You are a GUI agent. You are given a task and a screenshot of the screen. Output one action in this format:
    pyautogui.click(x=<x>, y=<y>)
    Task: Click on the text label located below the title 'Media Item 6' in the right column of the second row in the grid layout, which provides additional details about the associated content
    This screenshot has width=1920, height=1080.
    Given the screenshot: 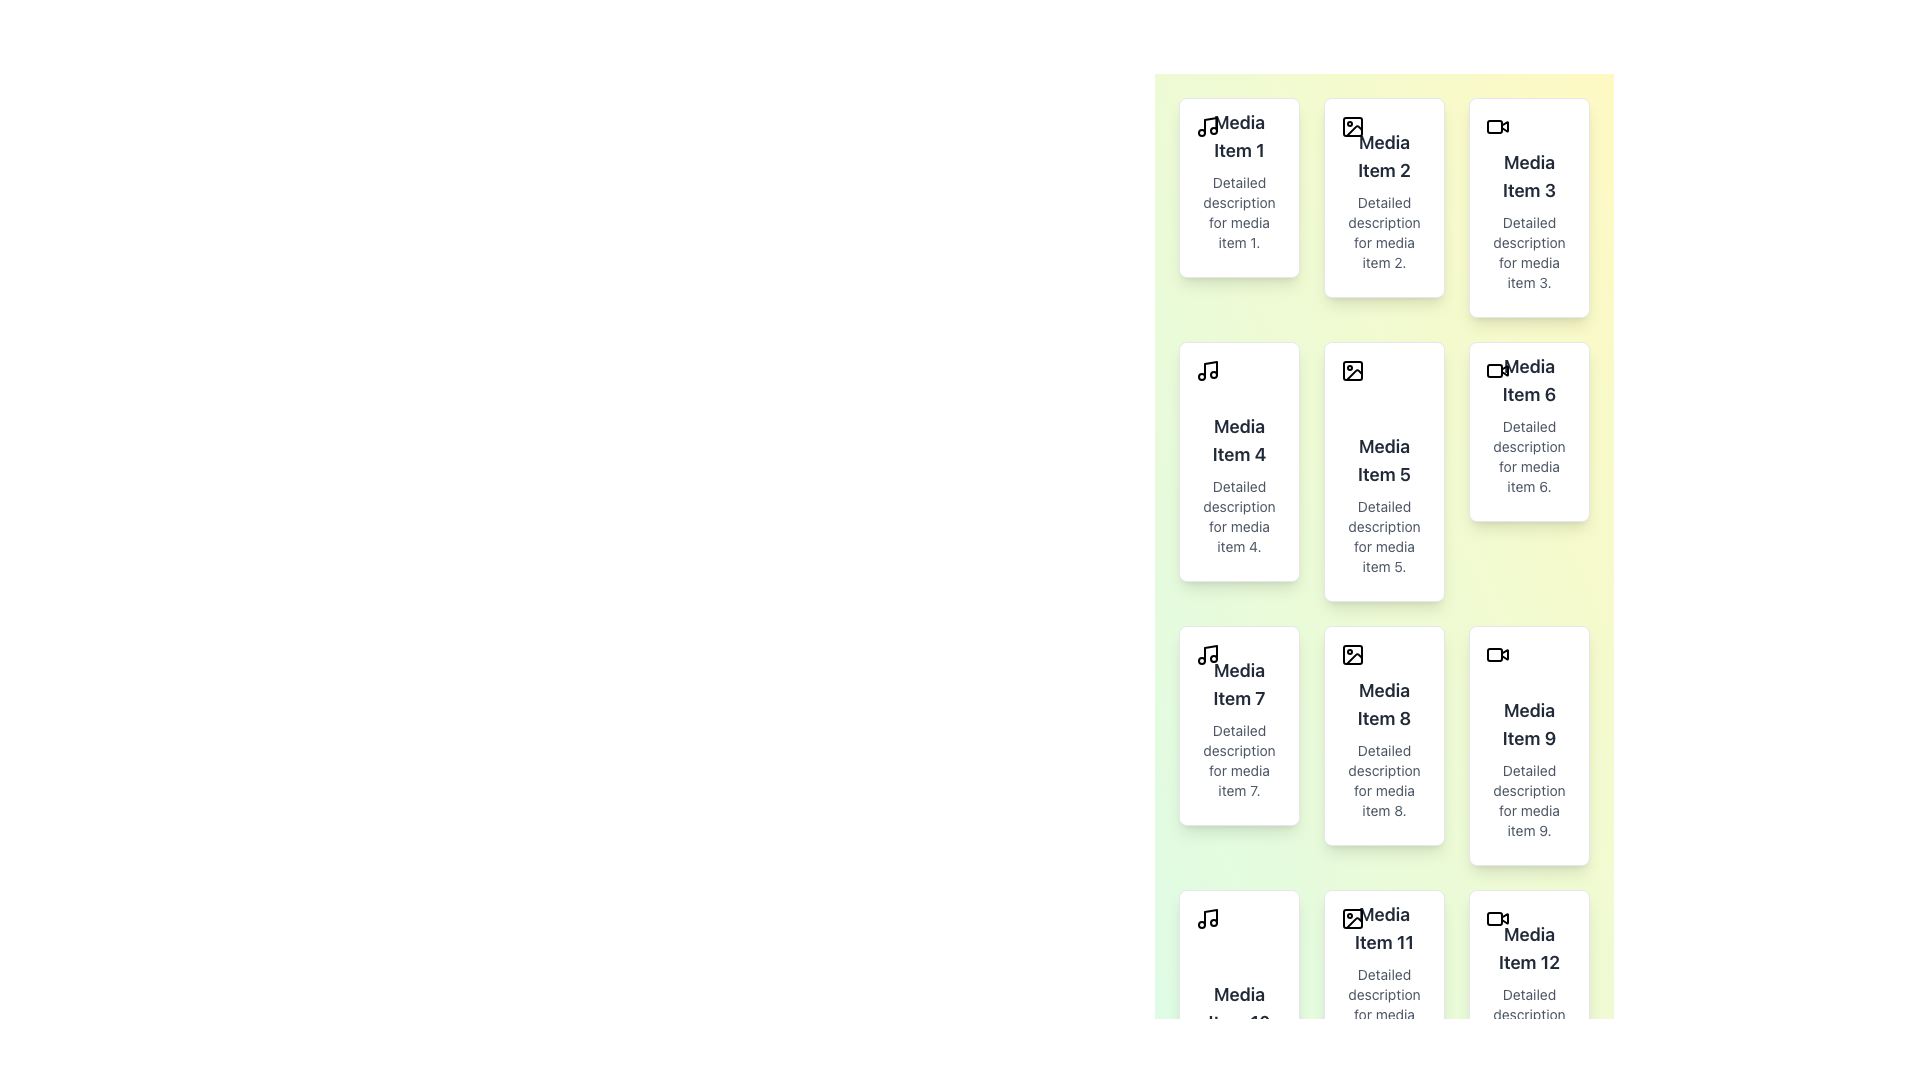 What is the action you would take?
    pyautogui.click(x=1528, y=456)
    